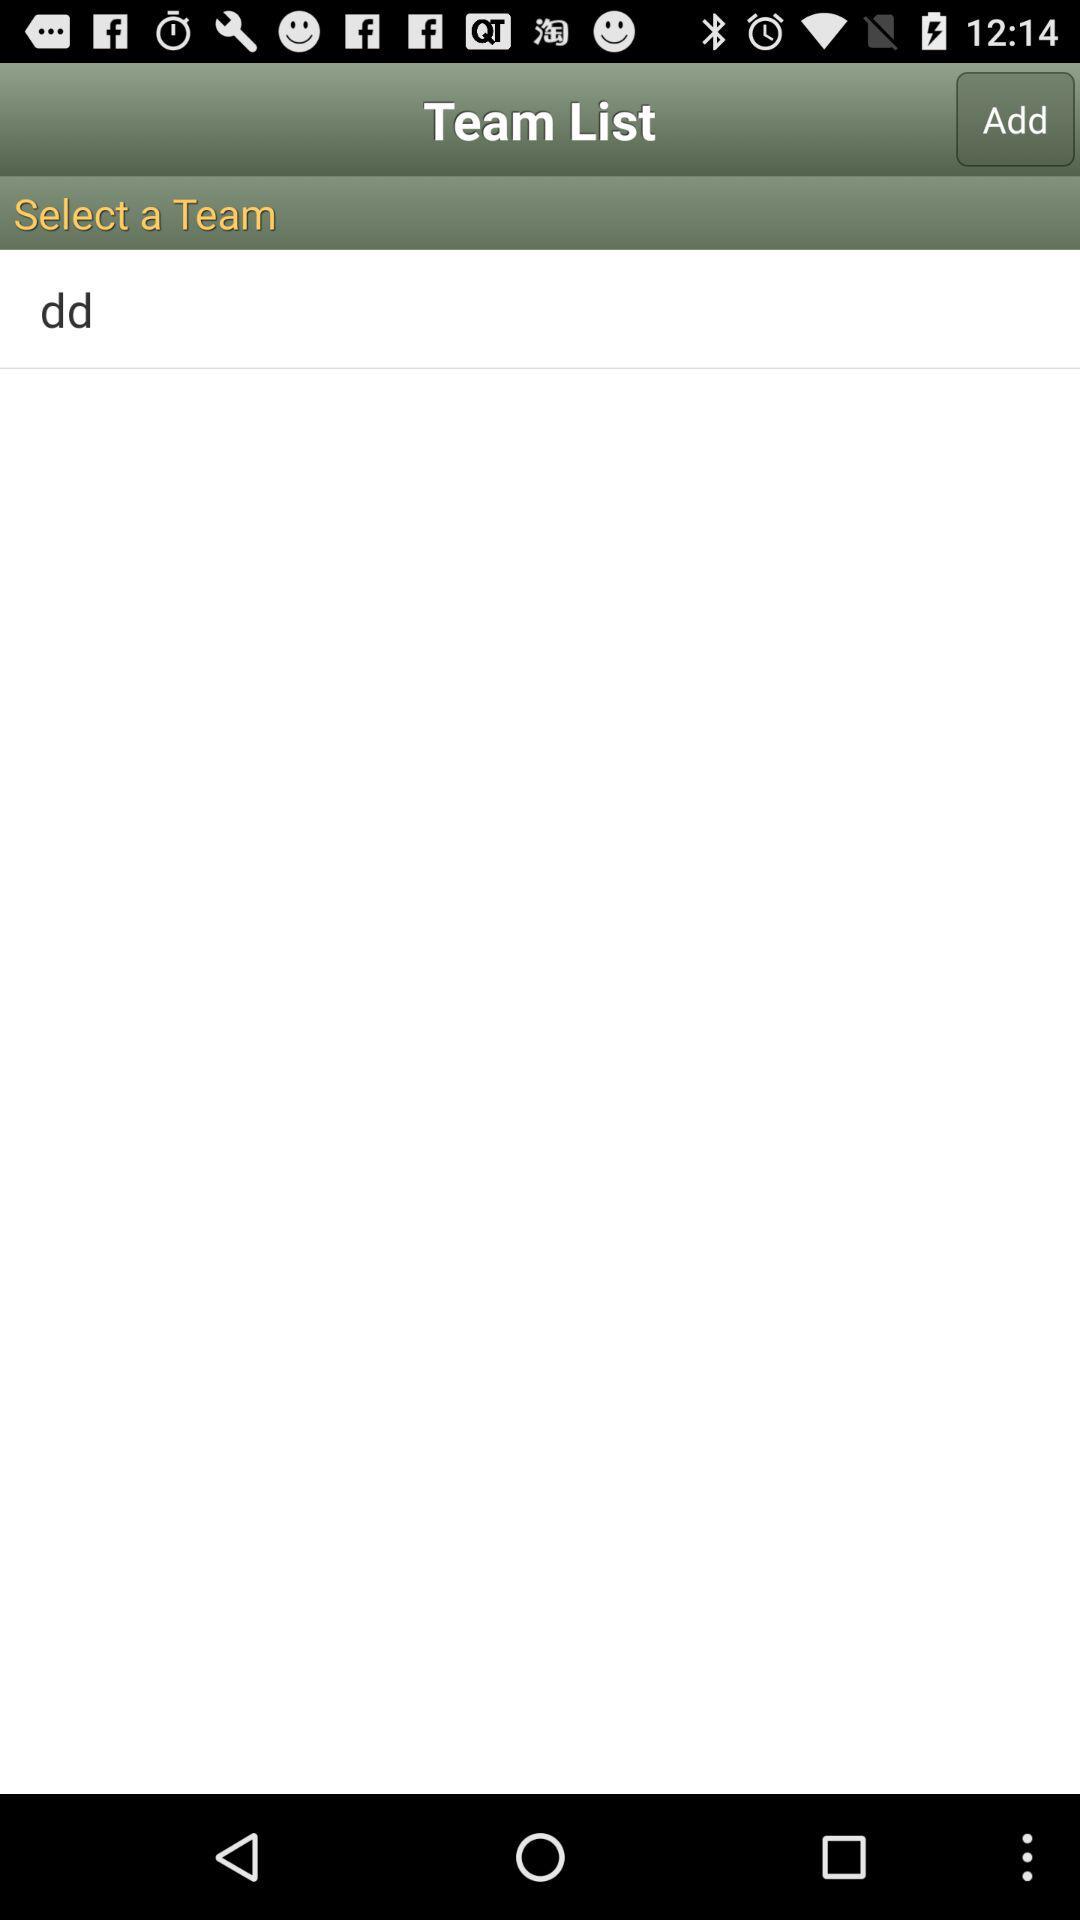  I want to click on item at the top right corner, so click(1015, 118).